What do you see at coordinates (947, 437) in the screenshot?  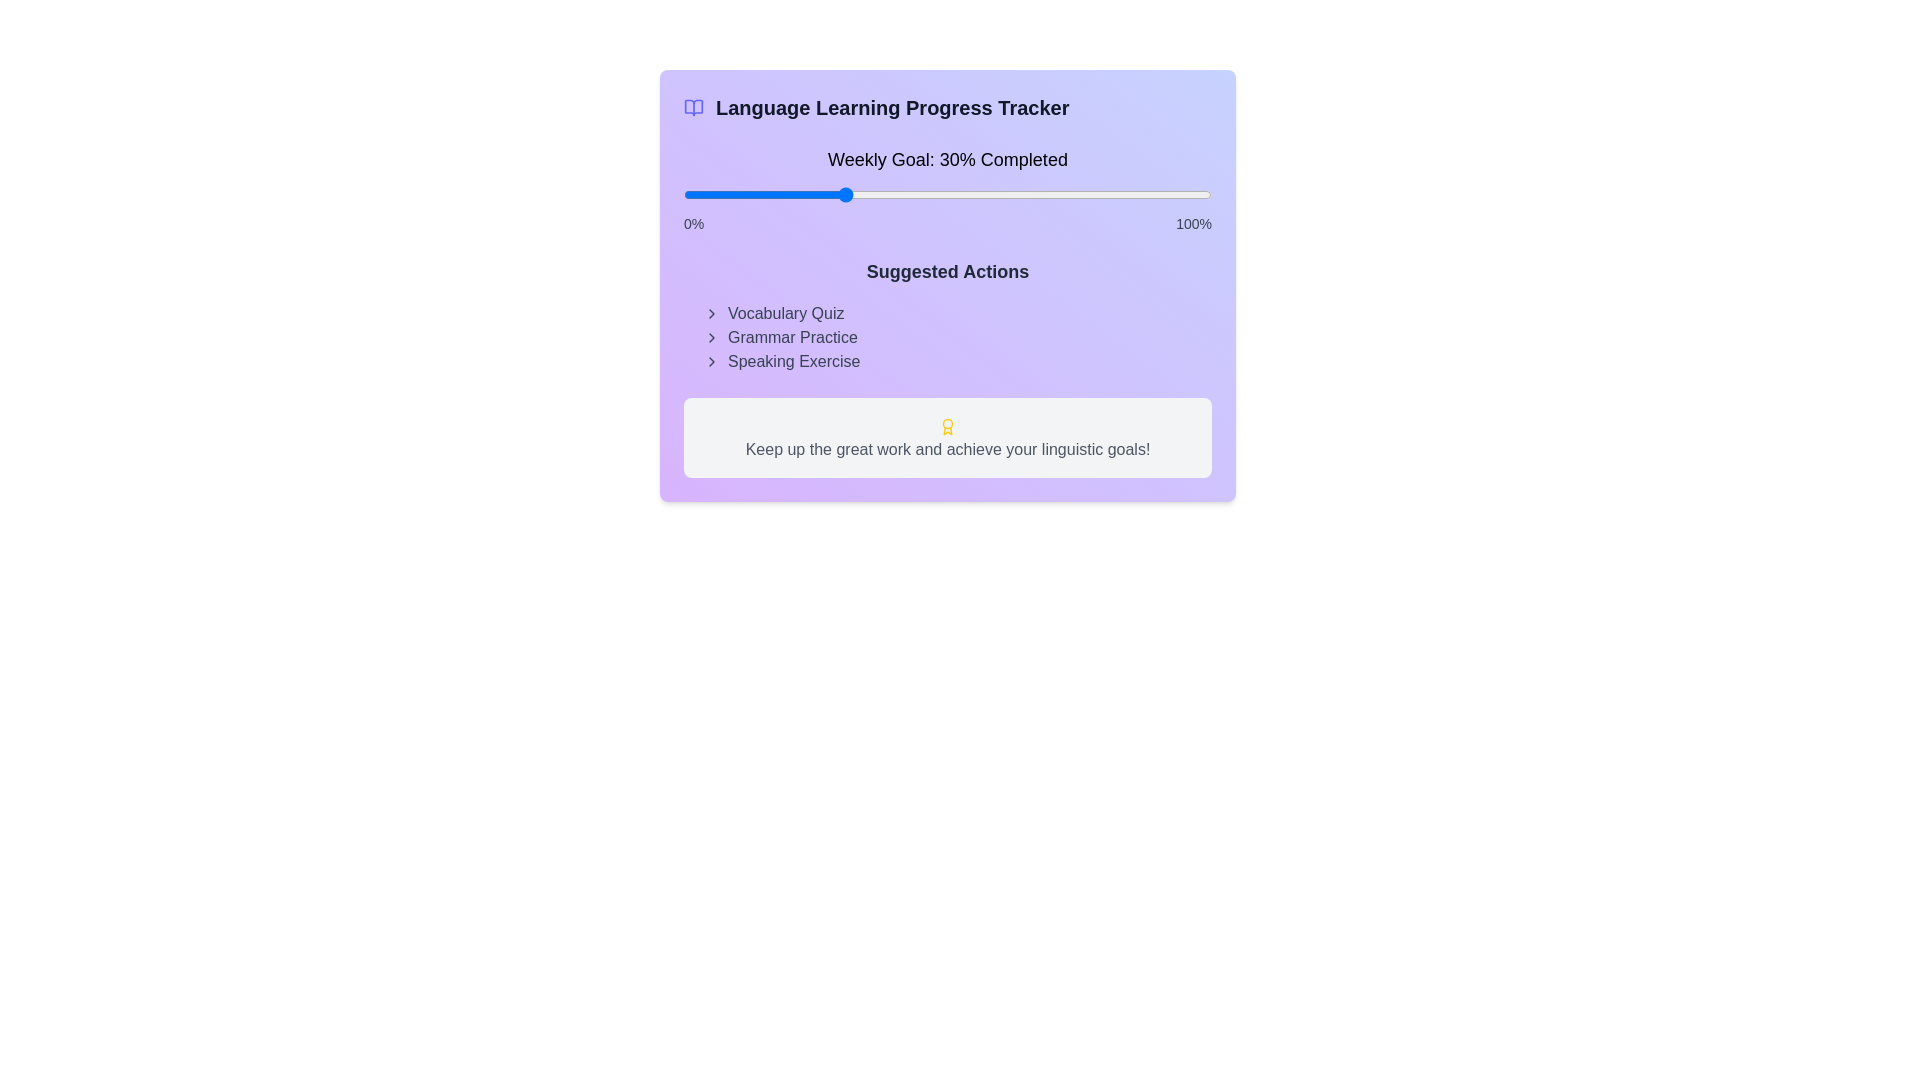 I see `the motivational message displayed in the footer section of the component` at bounding box center [947, 437].